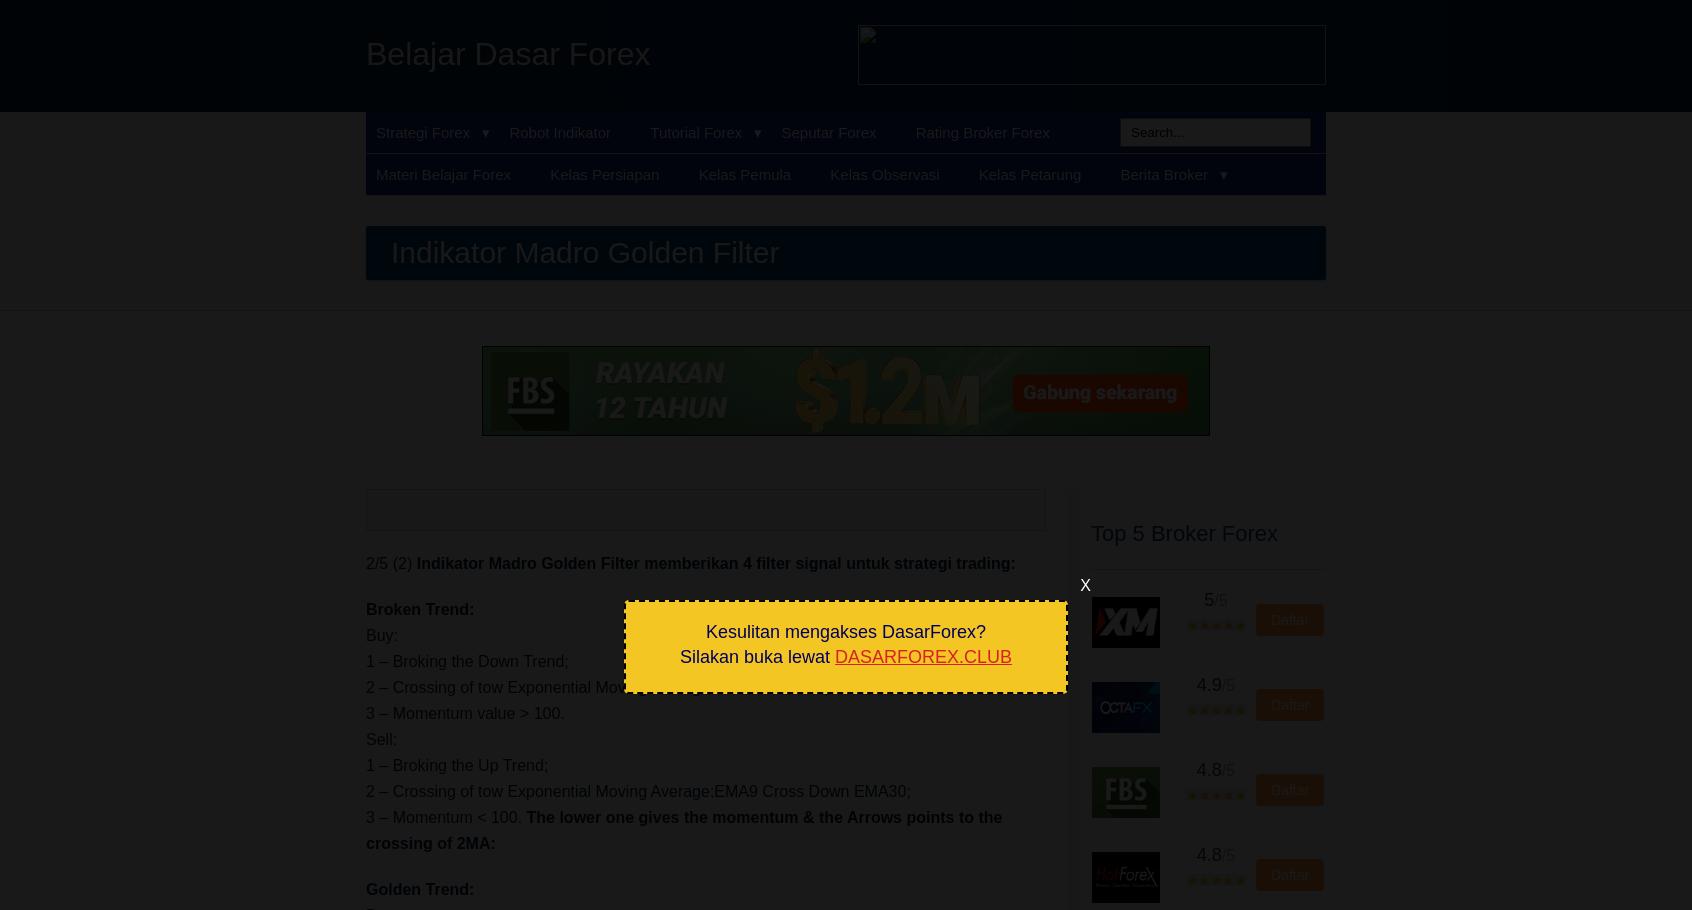  I want to click on 'The lower one gives the momentum & the Arrows points to the crossing of 2MA:', so click(684, 830).